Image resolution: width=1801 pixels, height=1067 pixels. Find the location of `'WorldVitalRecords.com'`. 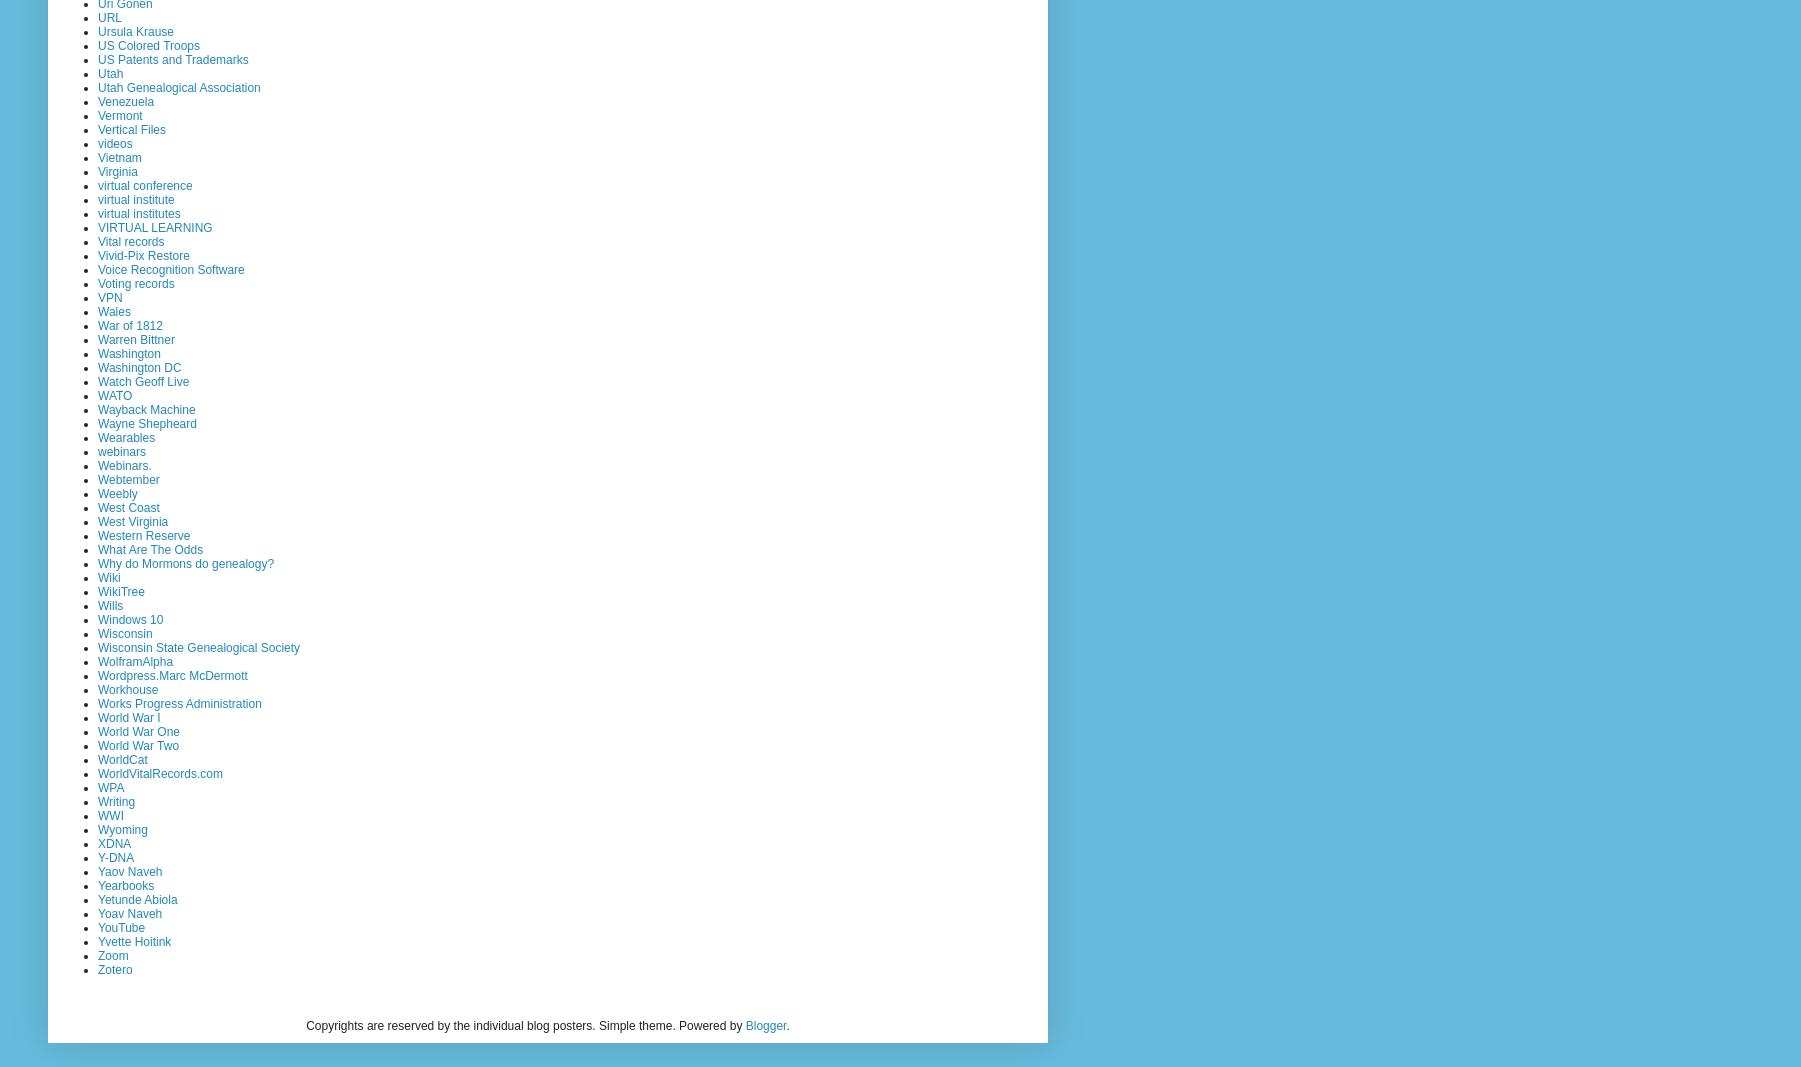

'WorldVitalRecords.com' is located at coordinates (159, 772).